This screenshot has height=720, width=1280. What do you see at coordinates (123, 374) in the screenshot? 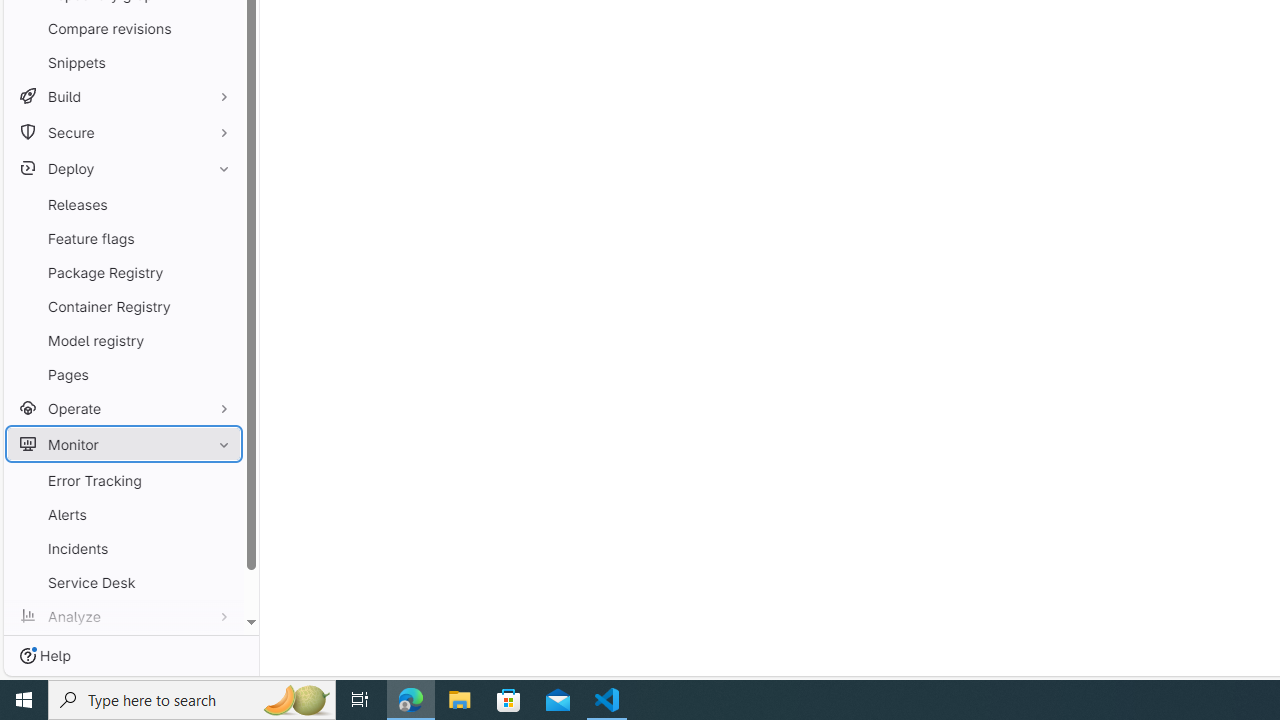
I see `'Pages'` at bounding box center [123, 374].